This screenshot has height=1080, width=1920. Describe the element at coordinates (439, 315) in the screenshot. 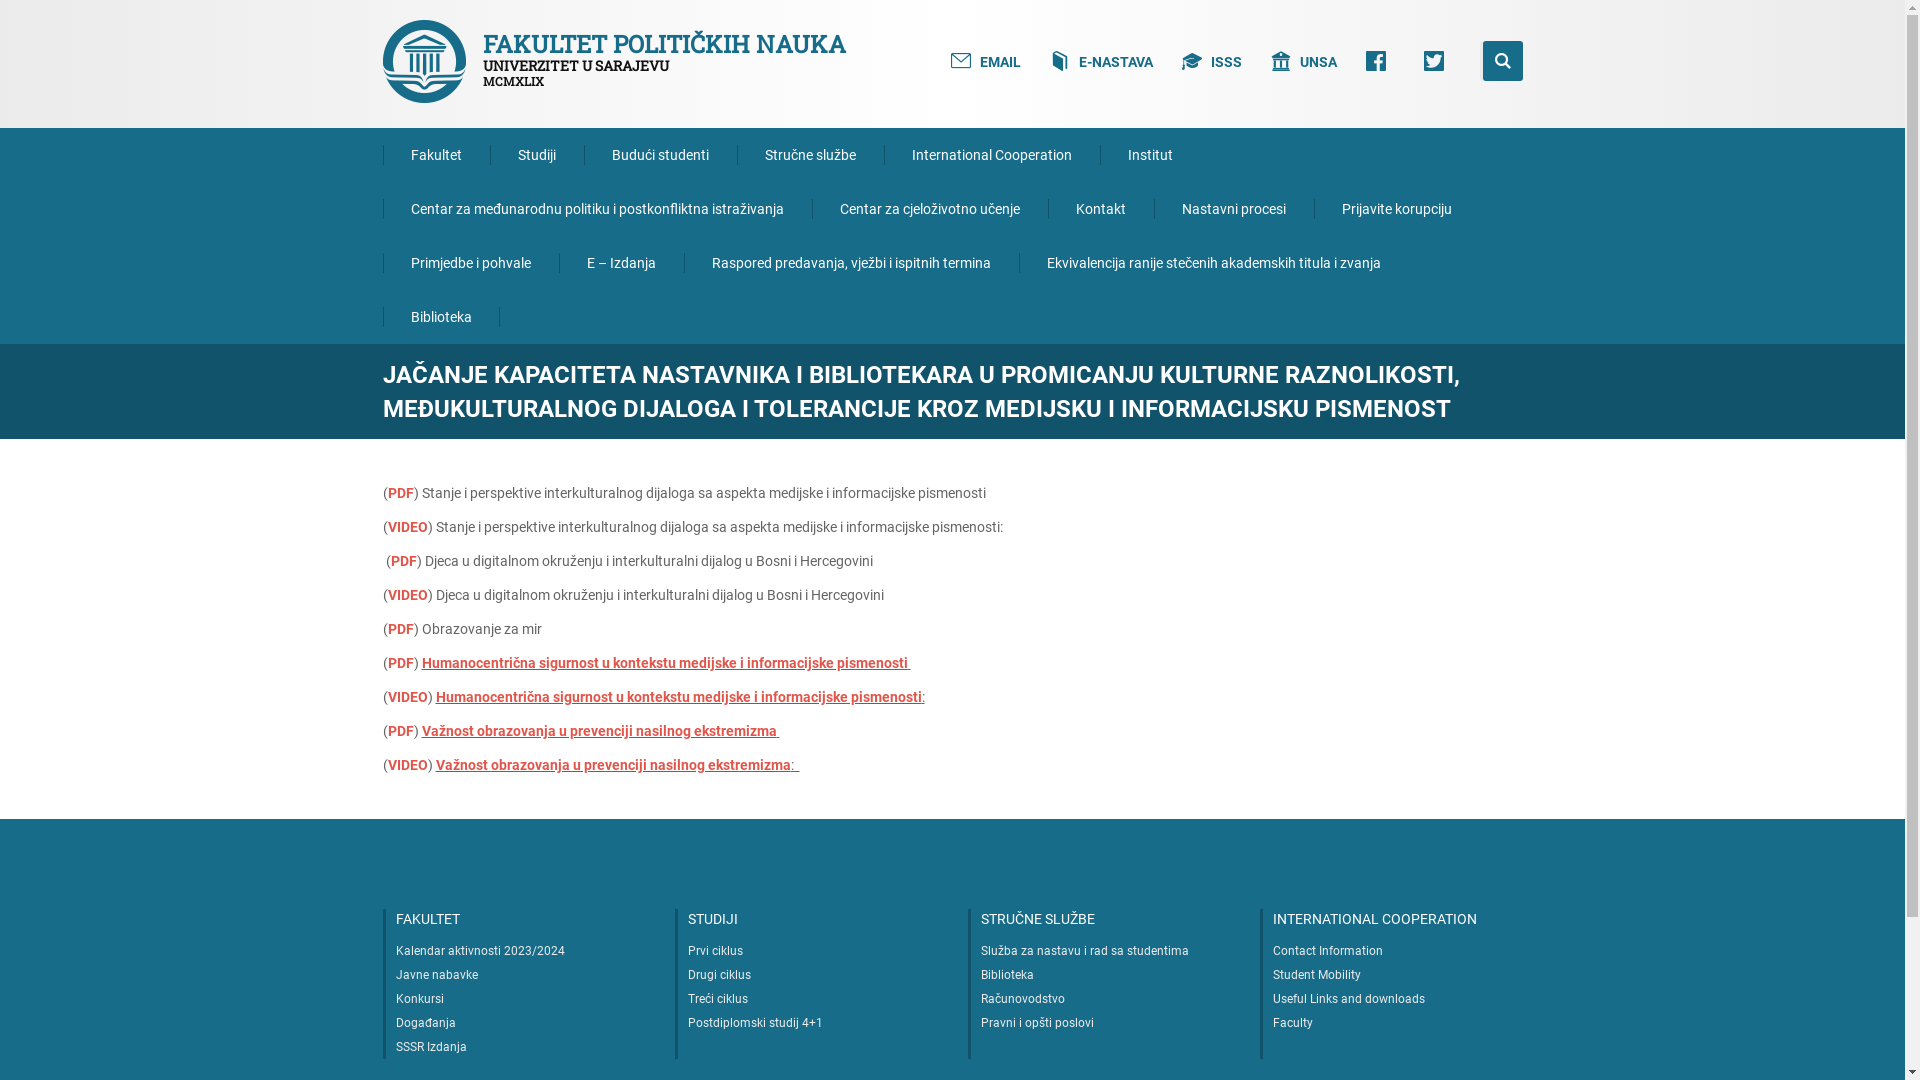

I see `'Biblioteka'` at that location.